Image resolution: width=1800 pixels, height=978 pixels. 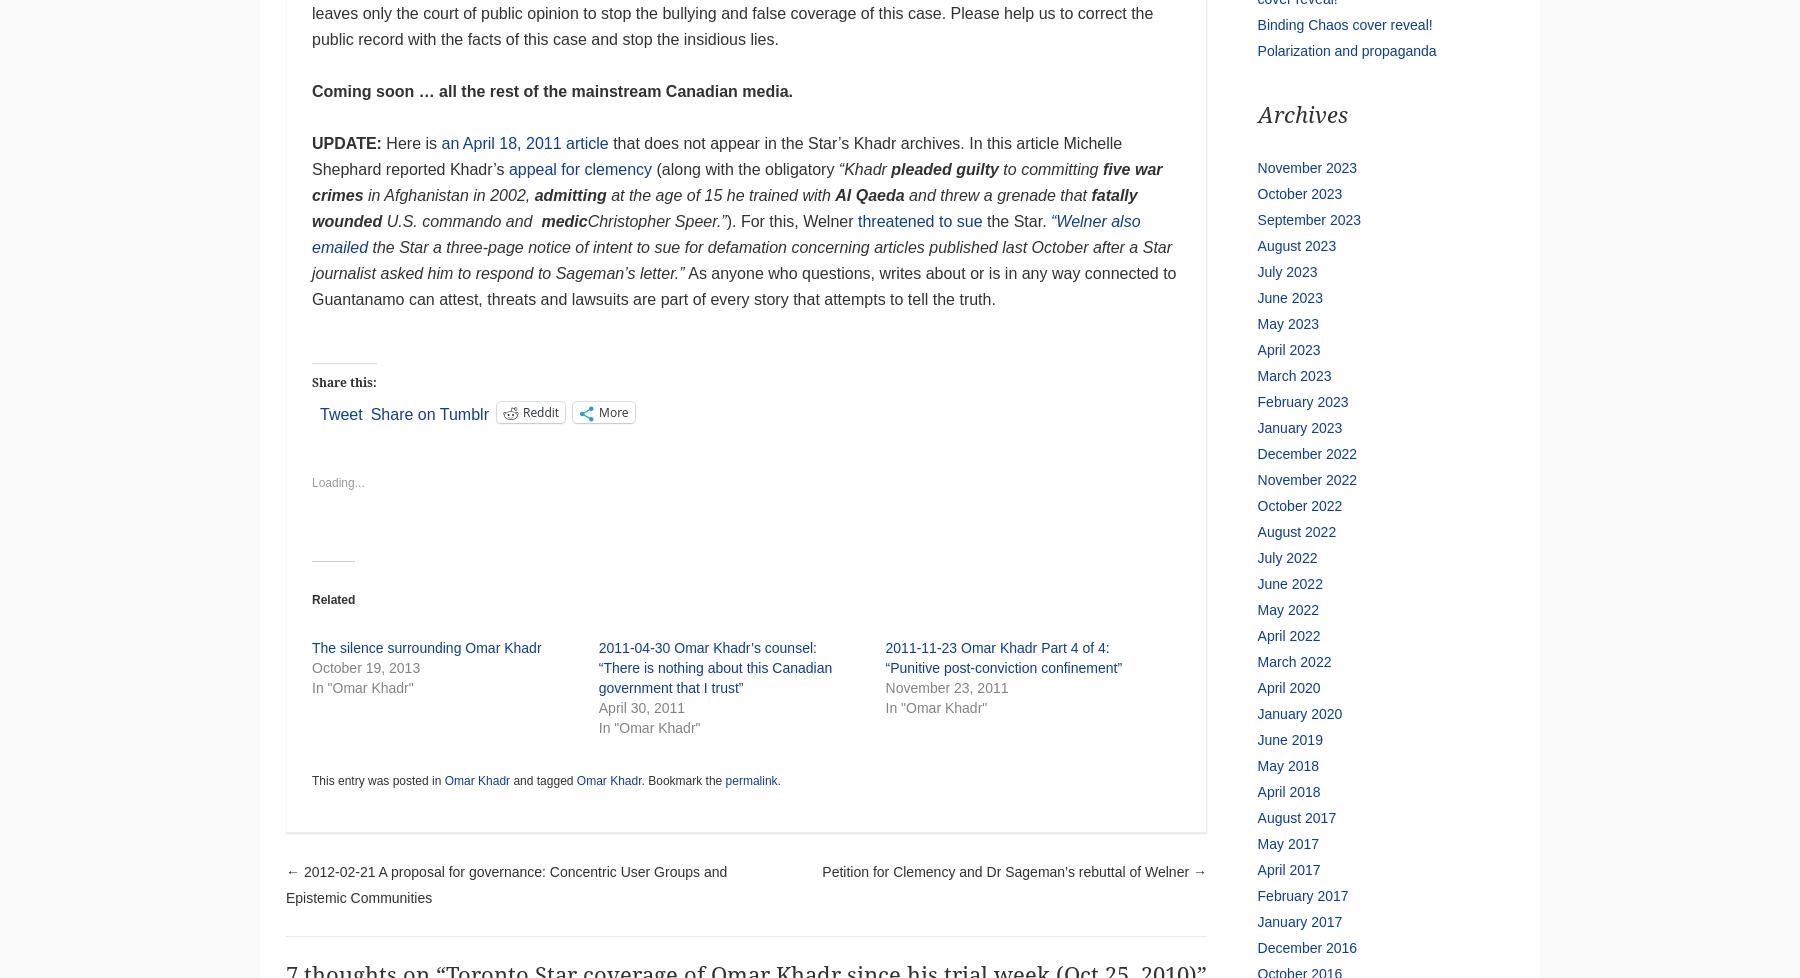 I want to click on 'UPDATE:', so click(x=346, y=143).